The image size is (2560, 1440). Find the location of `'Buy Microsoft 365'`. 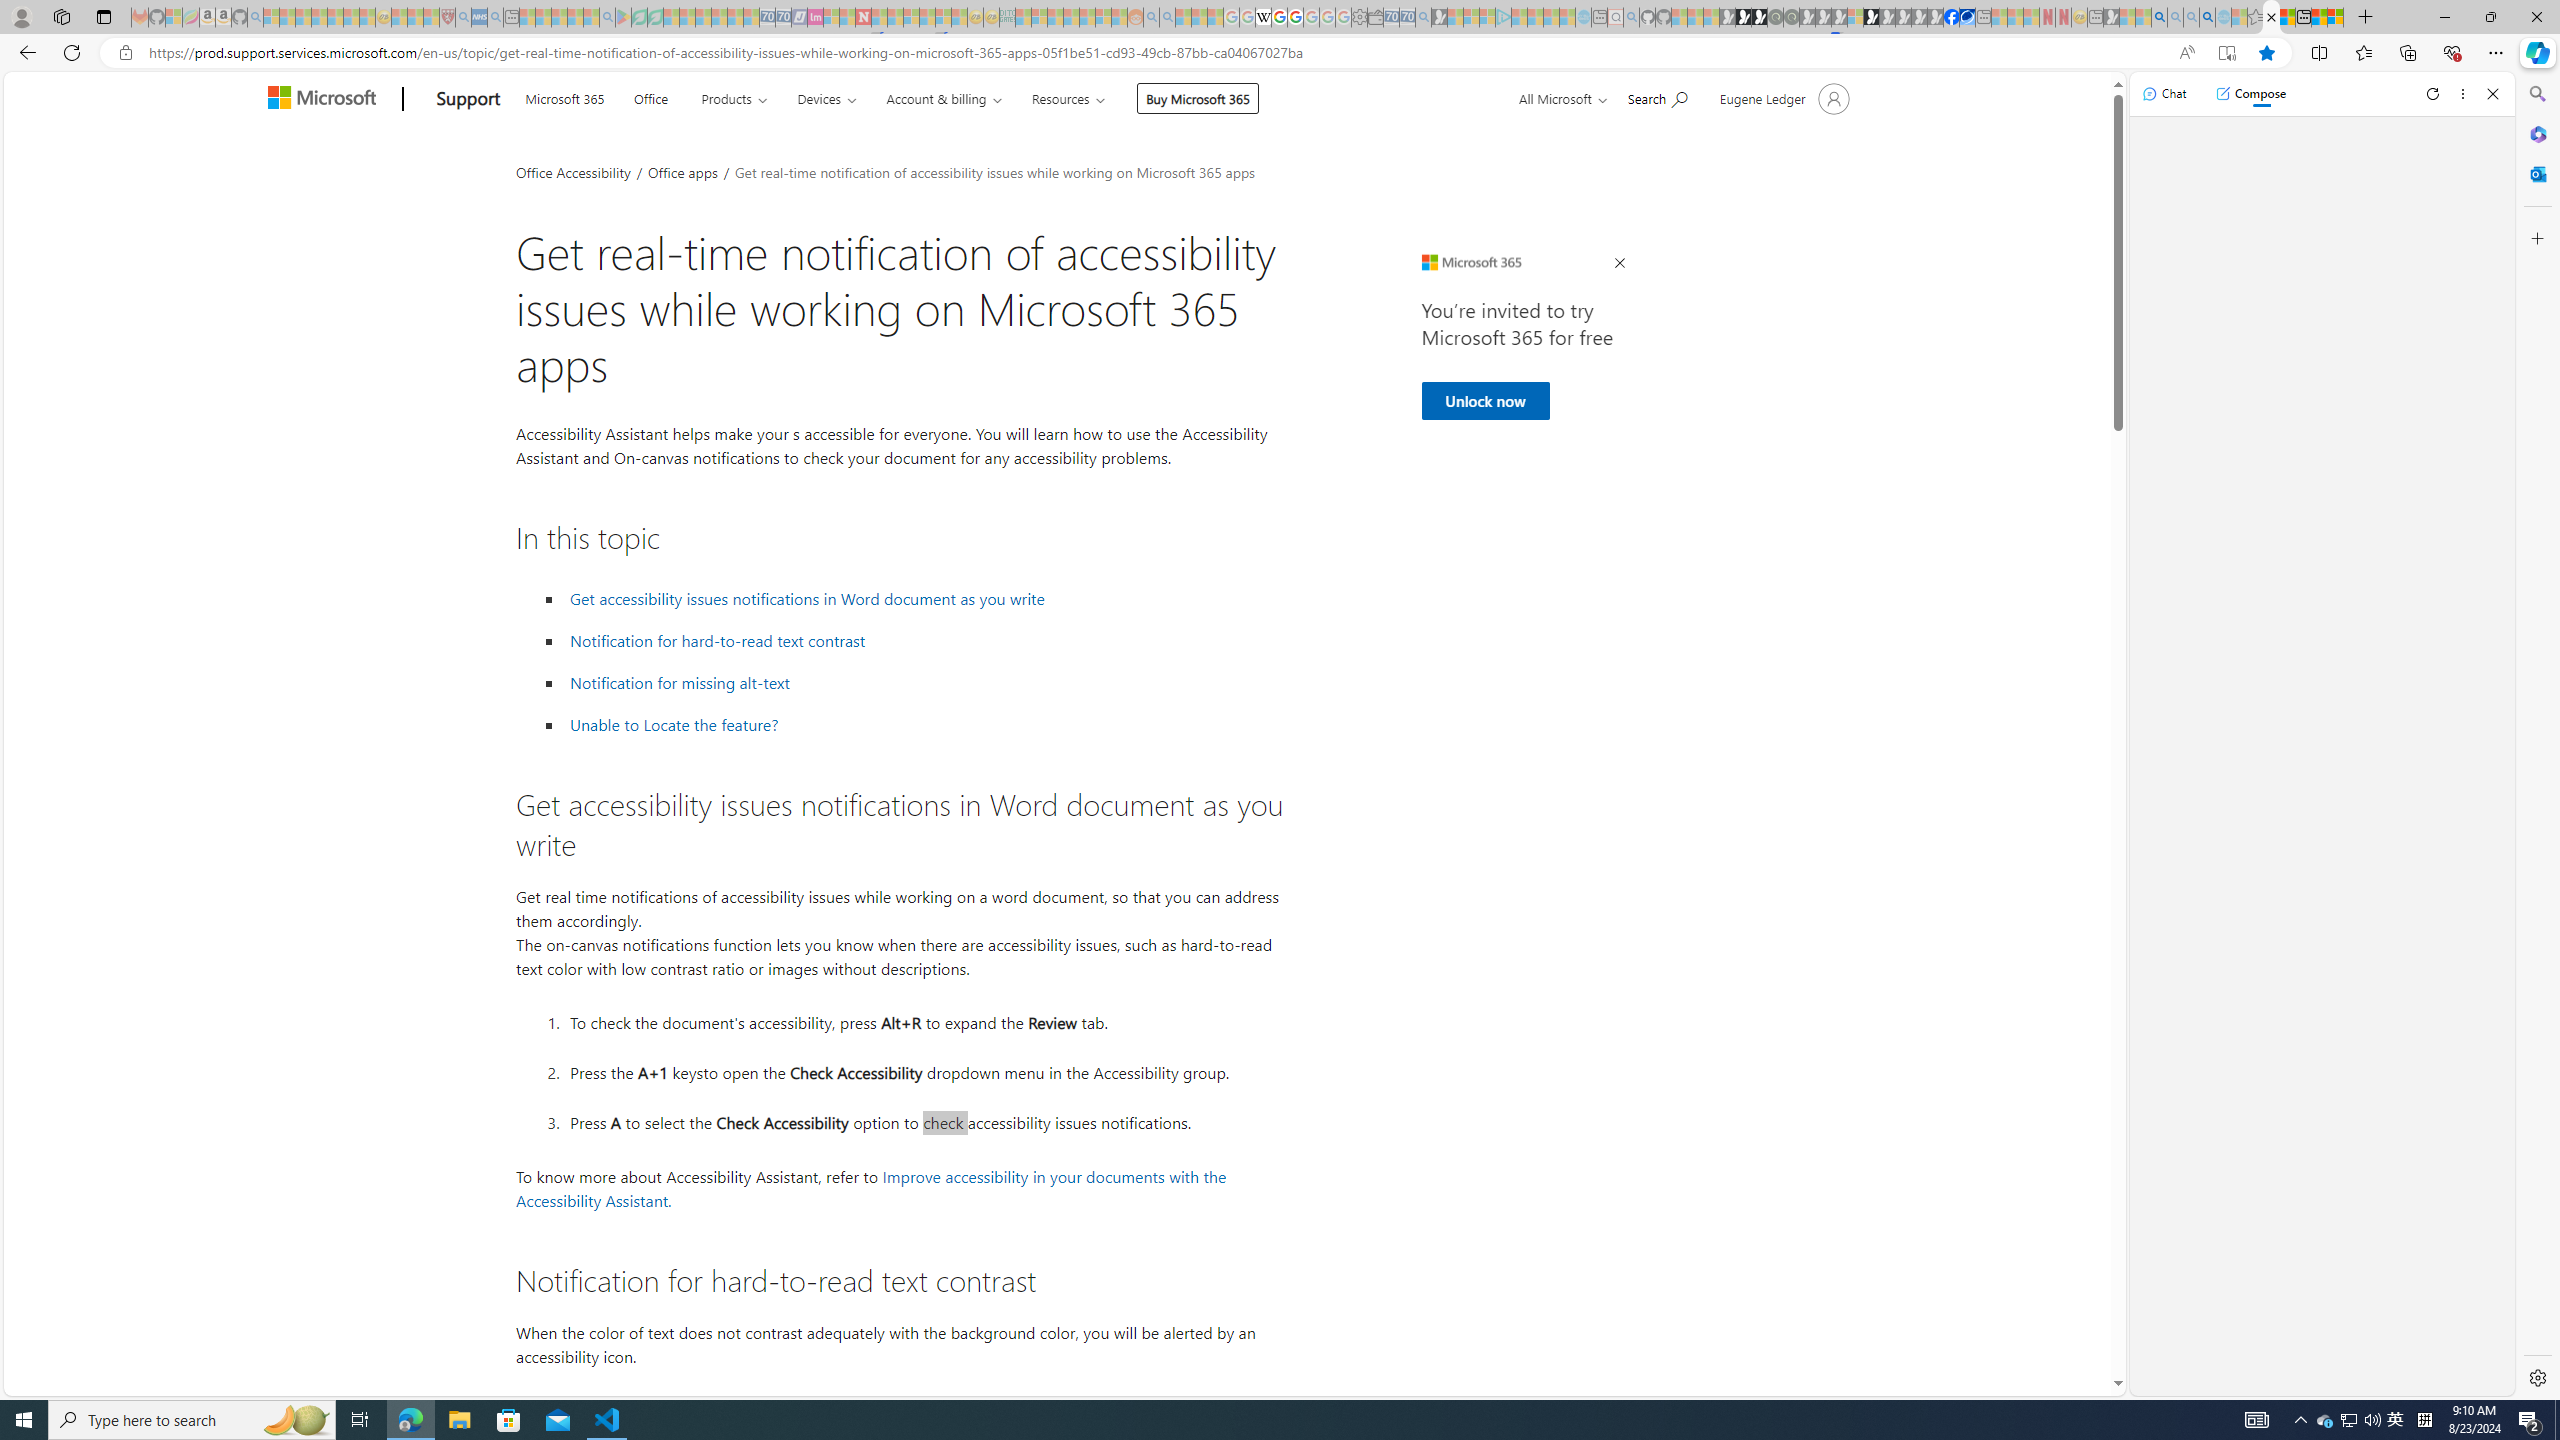

'Buy Microsoft 365' is located at coordinates (1198, 97).